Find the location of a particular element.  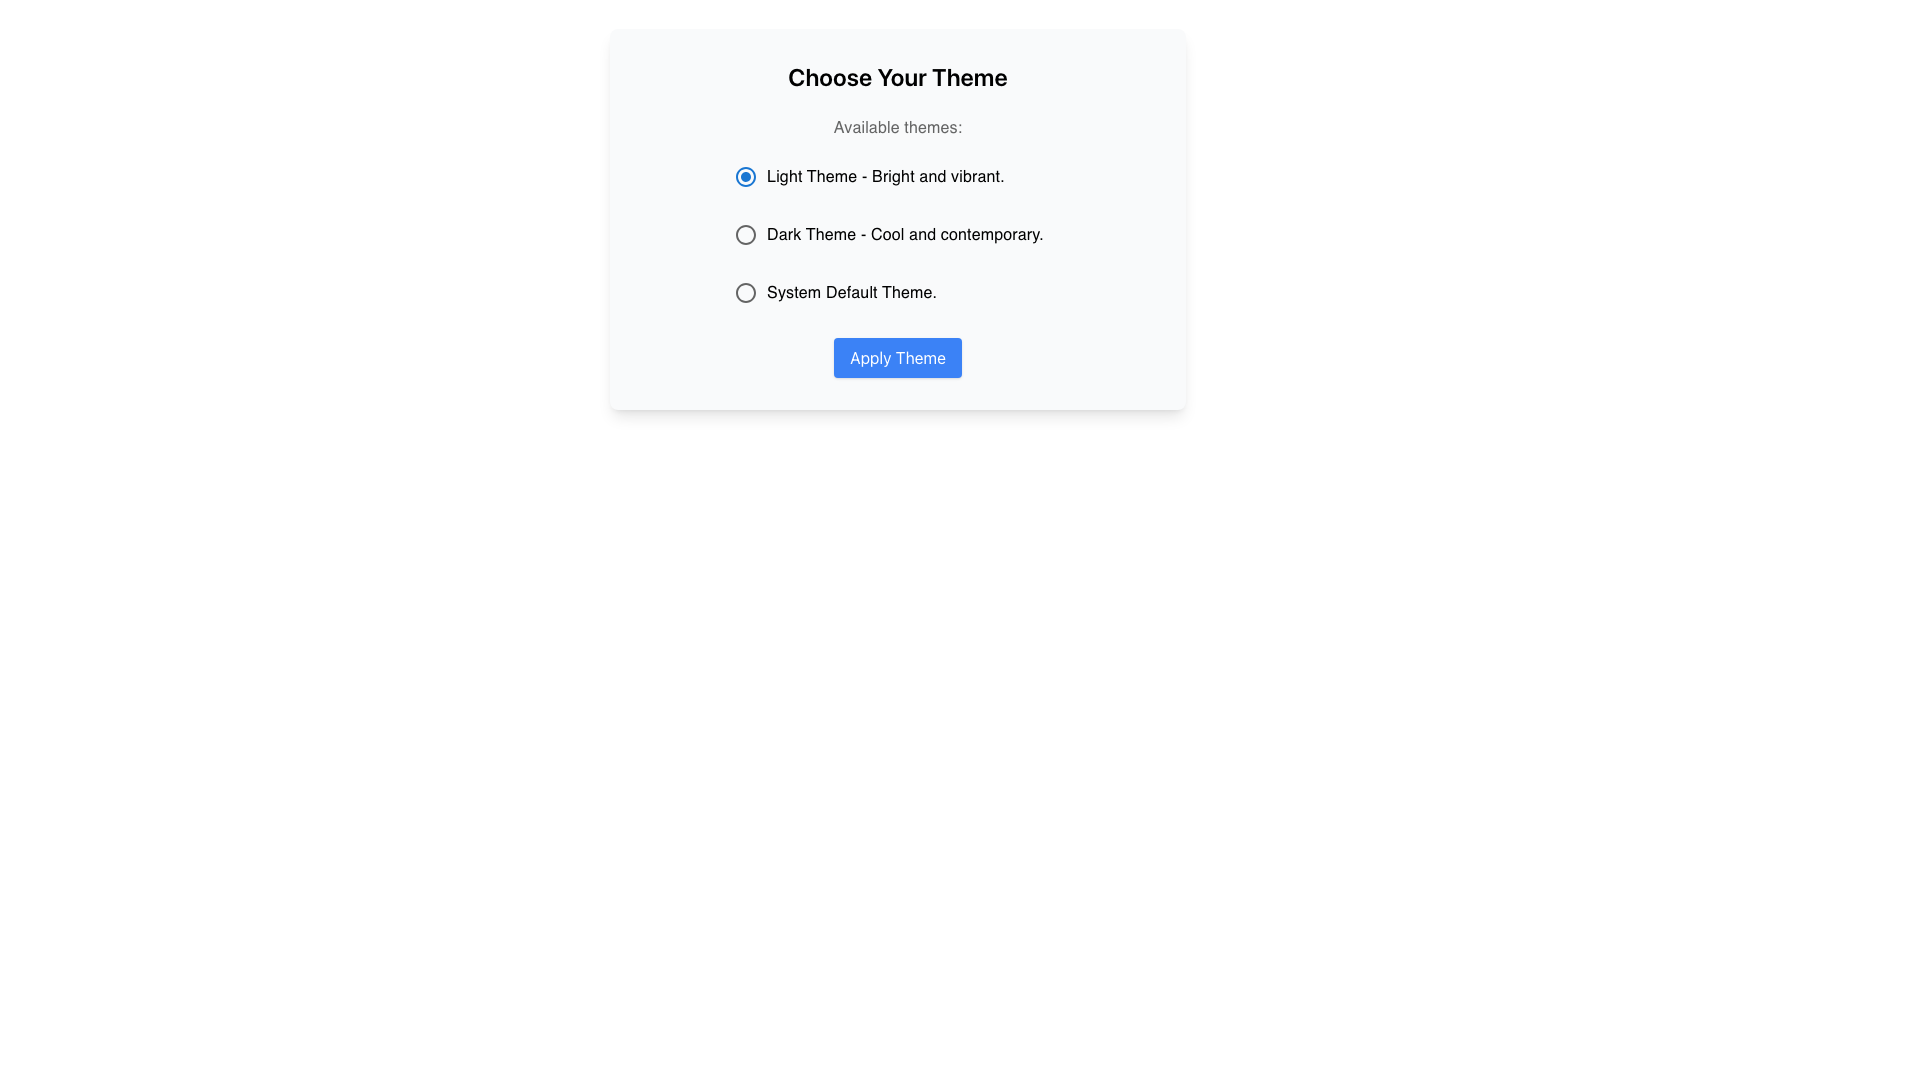

label for the 'Dark Theme' option, which is located below the 'Light Theme - Bright and vibrant.' option and above the 'System Default Theme.' option in the vertical list of radio button options is located at coordinates (904, 234).